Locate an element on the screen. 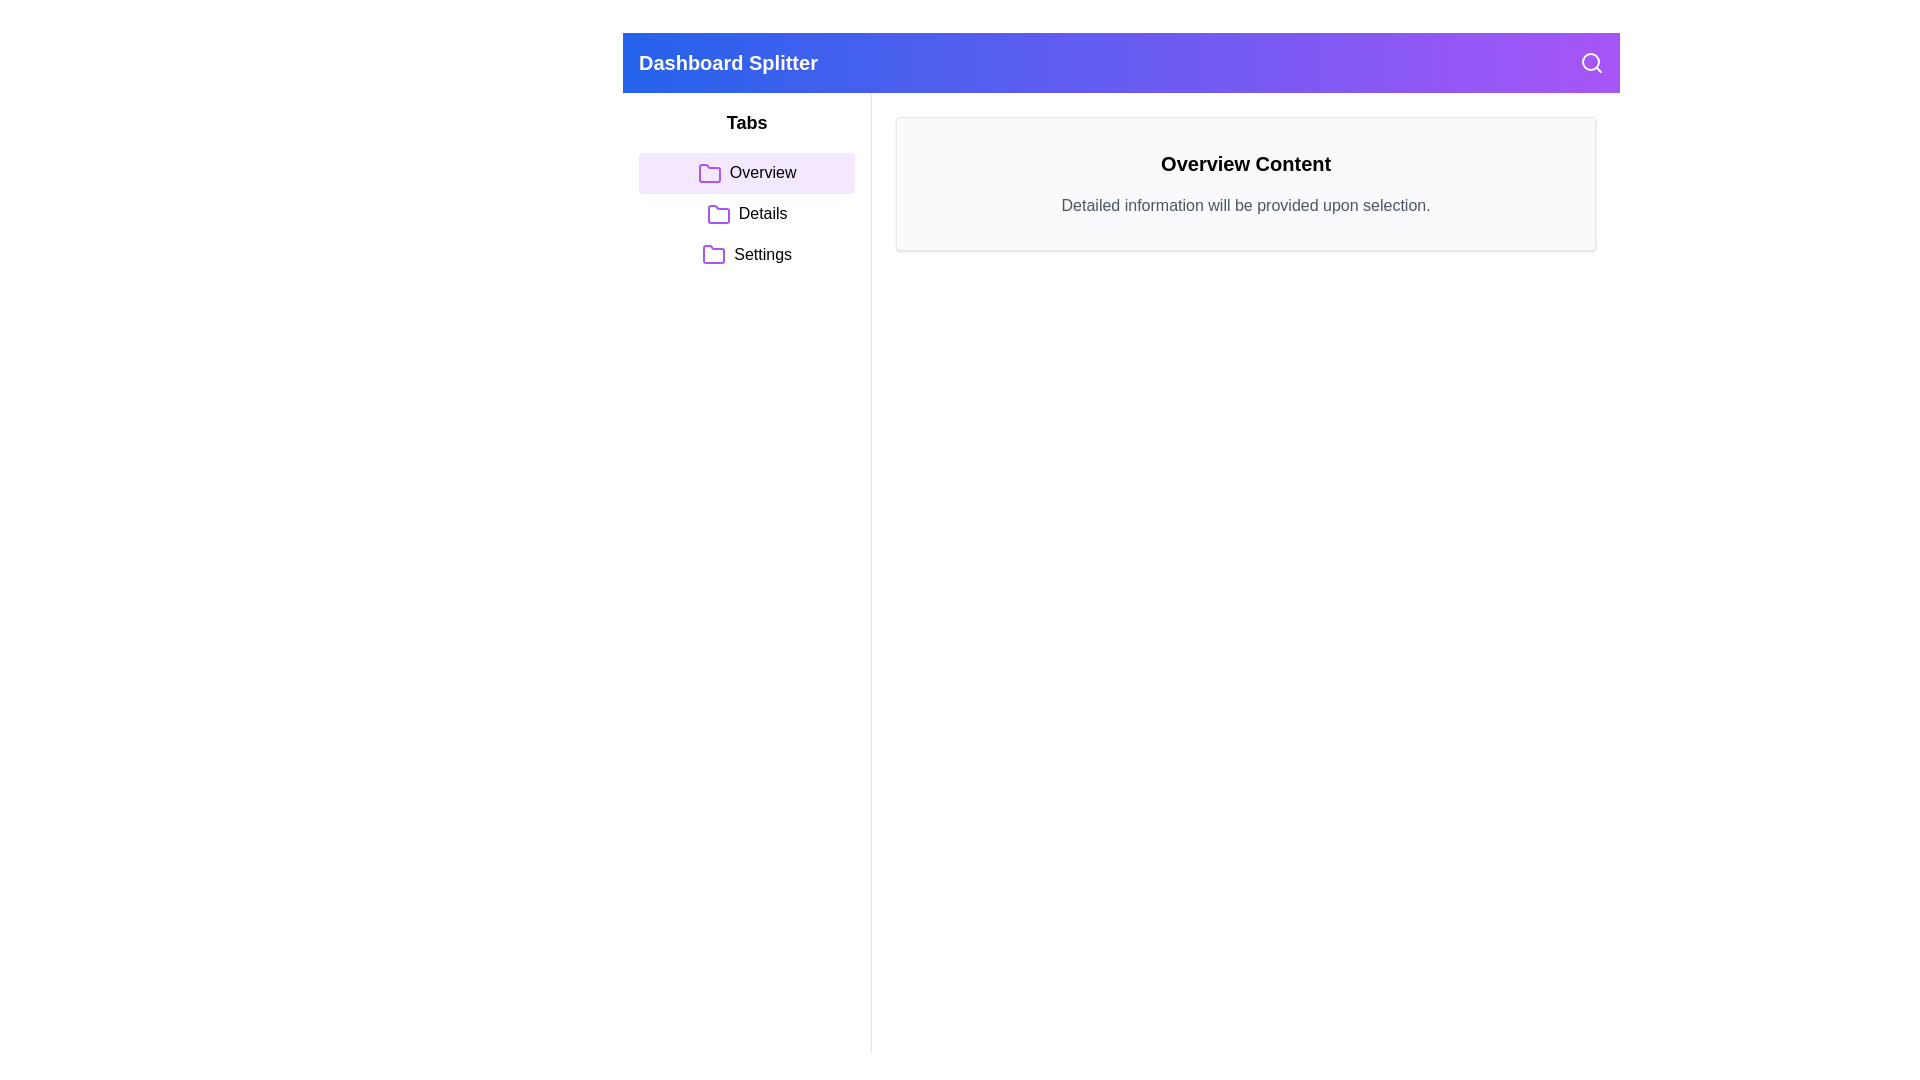  the 'Settings' button located as the third item in the vertical navigation list, directly beneath the 'Details' item is located at coordinates (746, 253).